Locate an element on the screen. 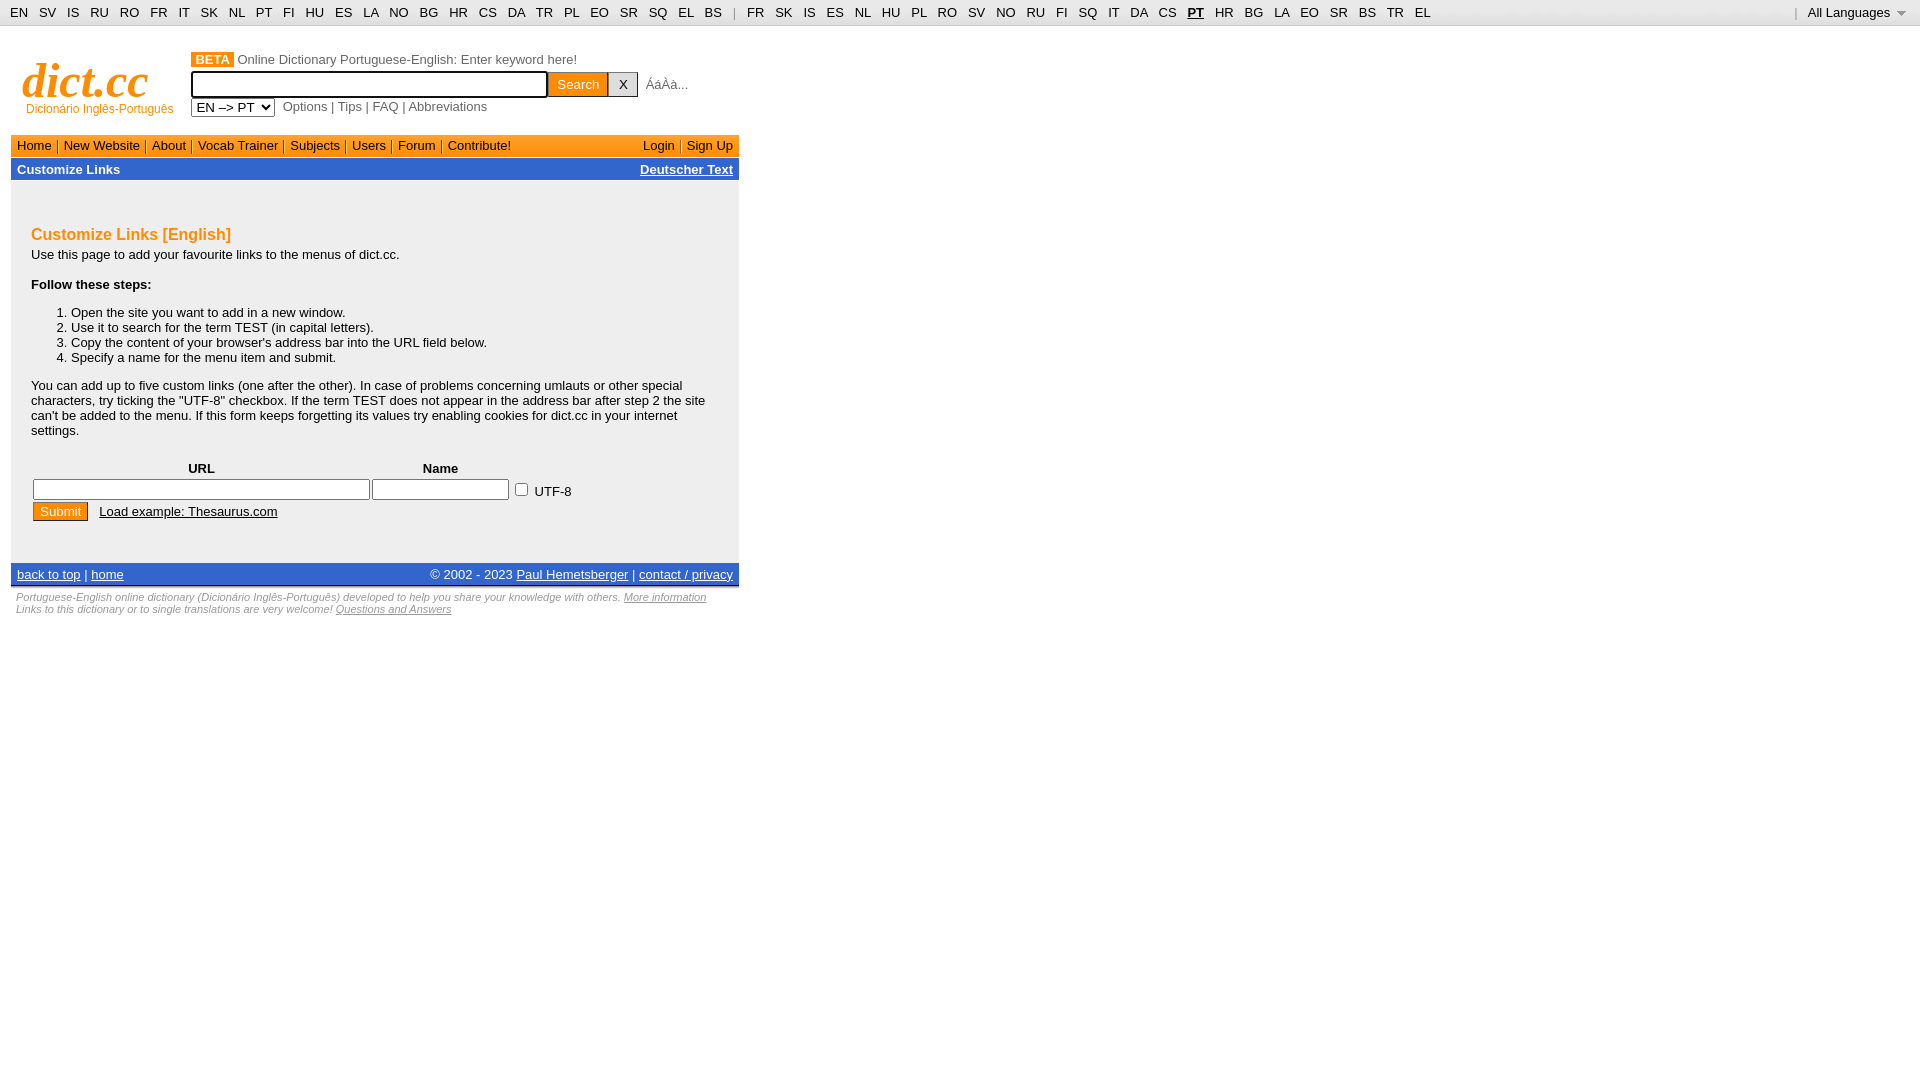 This screenshot has width=1920, height=1080. 'IS' is located at coordinates (67, 12).